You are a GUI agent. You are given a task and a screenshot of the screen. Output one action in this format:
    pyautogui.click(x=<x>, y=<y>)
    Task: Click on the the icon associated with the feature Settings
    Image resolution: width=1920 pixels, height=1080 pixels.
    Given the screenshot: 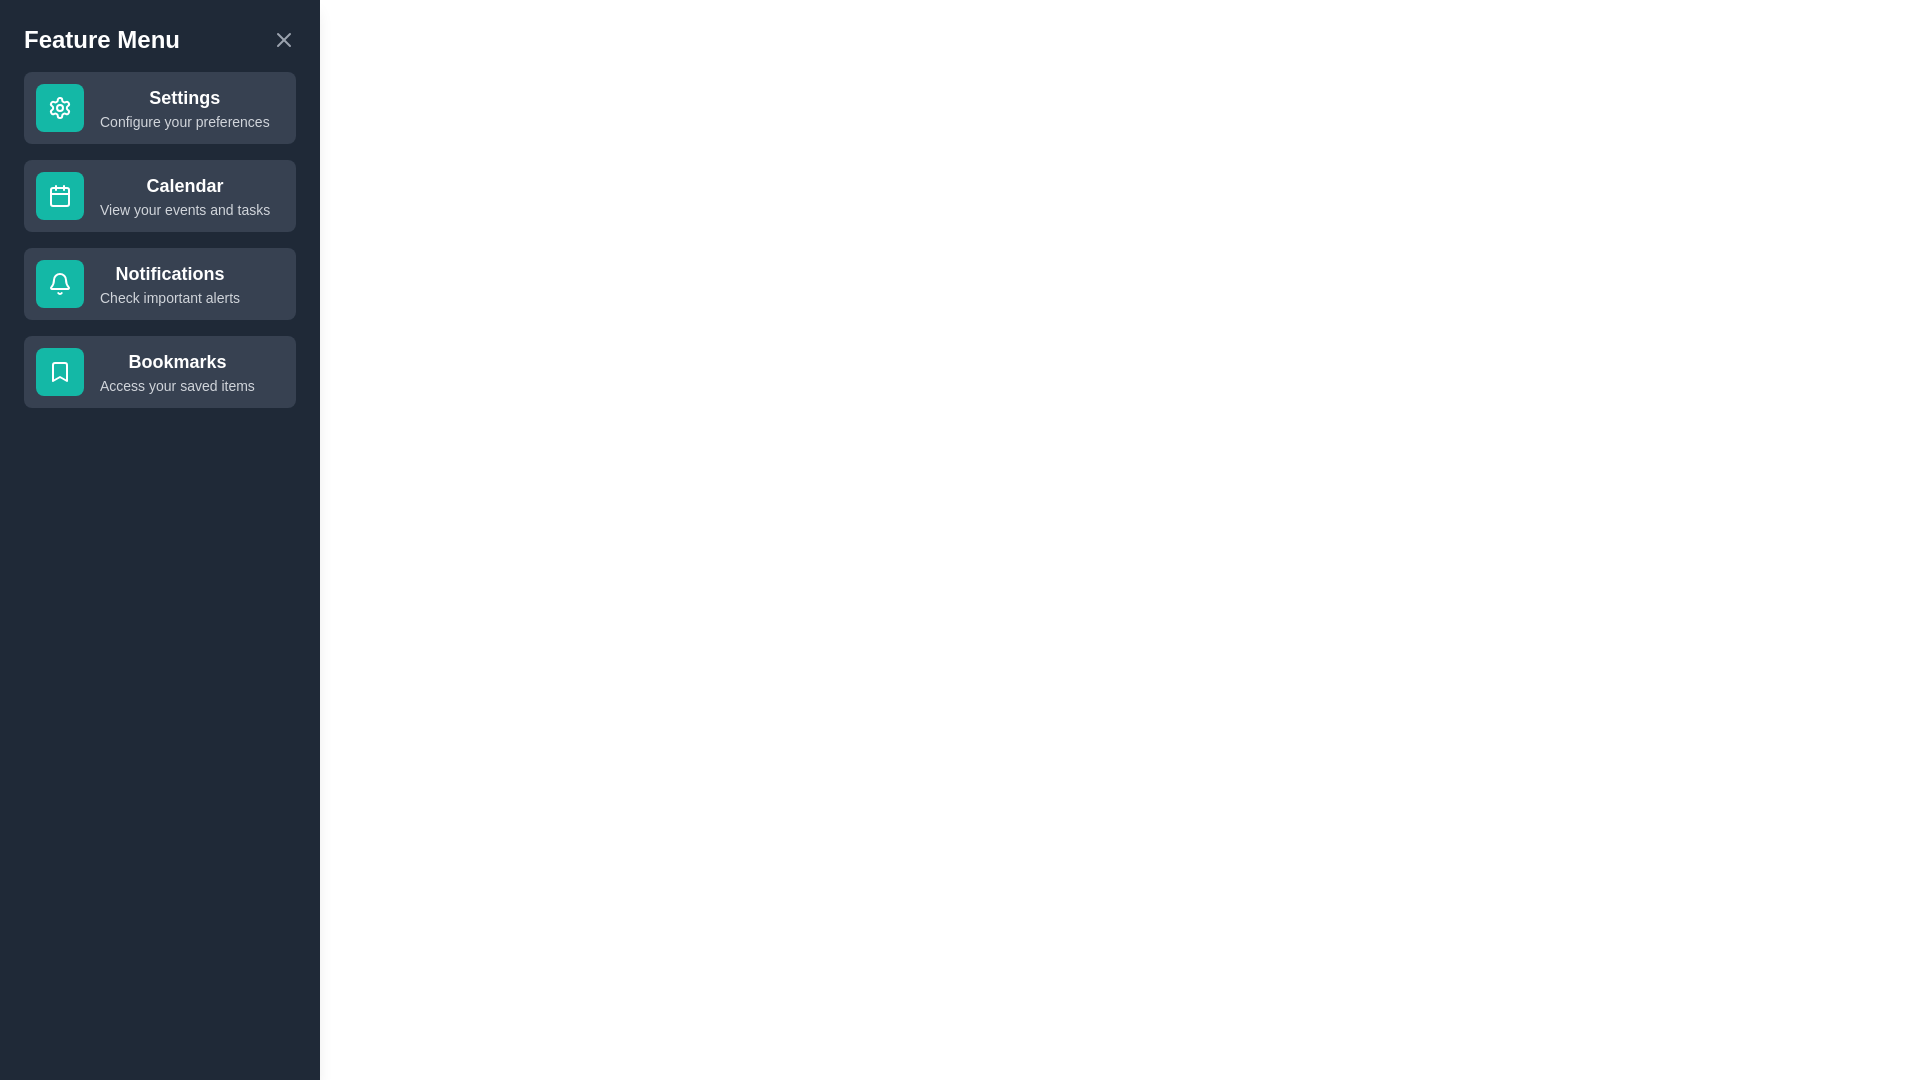 What is the action you would take?
    pyautogui.click(x=59, y=108)
    